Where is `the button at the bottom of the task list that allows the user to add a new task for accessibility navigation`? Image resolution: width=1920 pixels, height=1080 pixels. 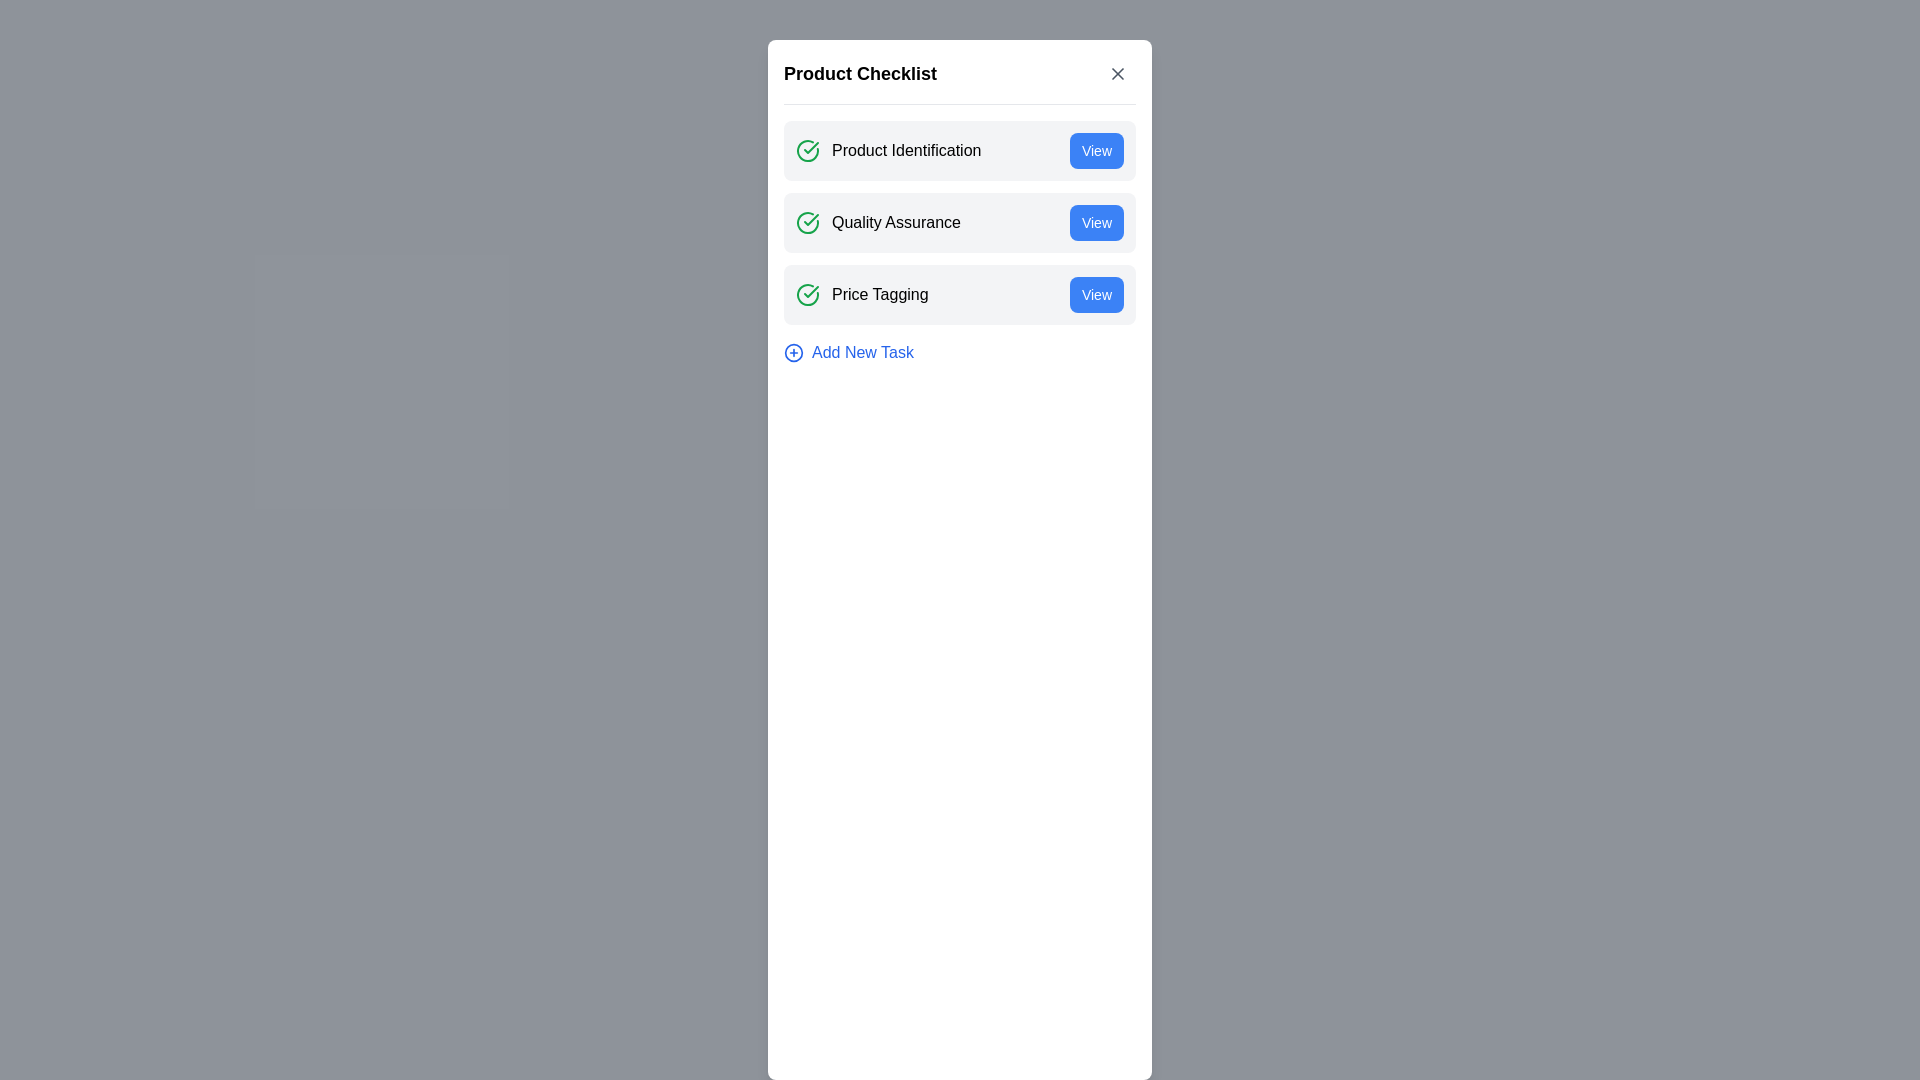 the button at the bottom of the task list that allows the user to add a new task for accessibility navigation is located at coordinates (849, 352).